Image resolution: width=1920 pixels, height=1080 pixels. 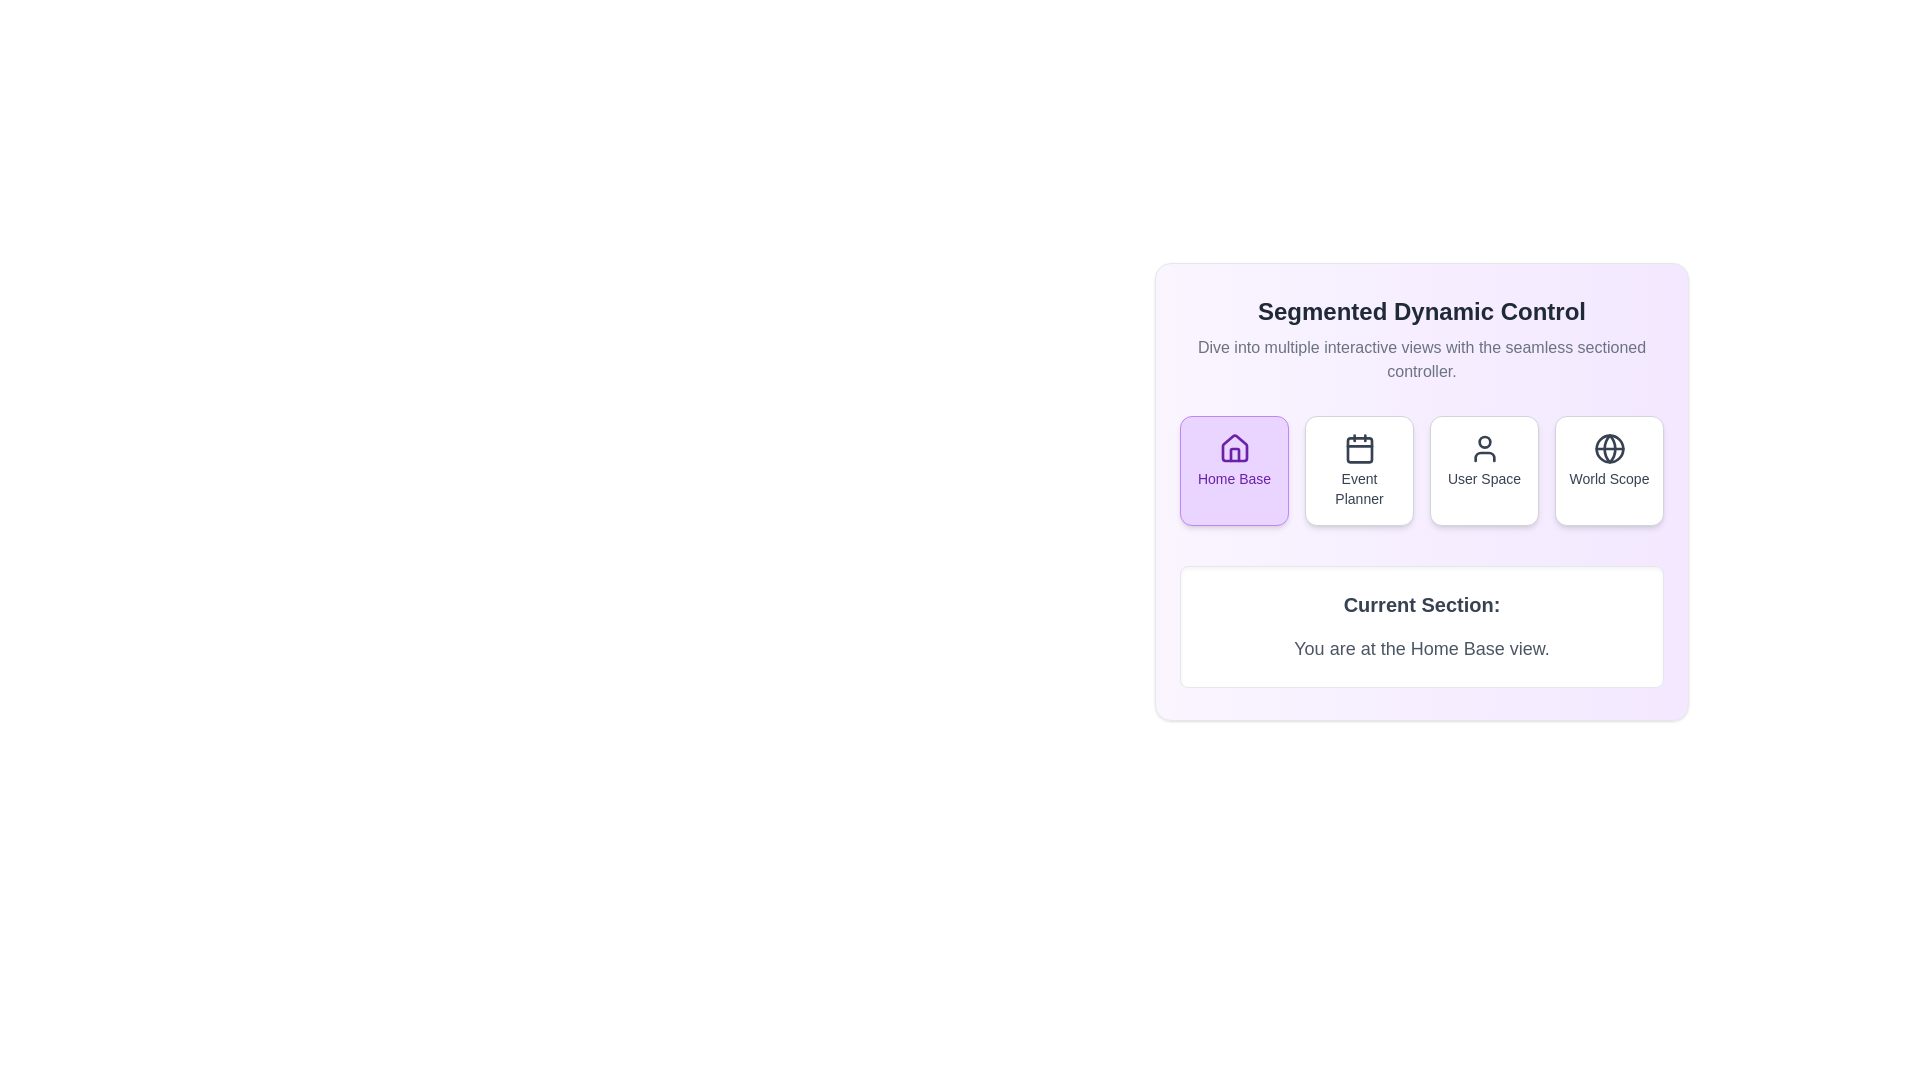 What do you see at coordinates (1233, 447) in the screenshot?
I see `the 'Home Base' navigation icon located in the first position of the interactive buttons at the top of the segmented control area` at bounding box center [1233, 447].